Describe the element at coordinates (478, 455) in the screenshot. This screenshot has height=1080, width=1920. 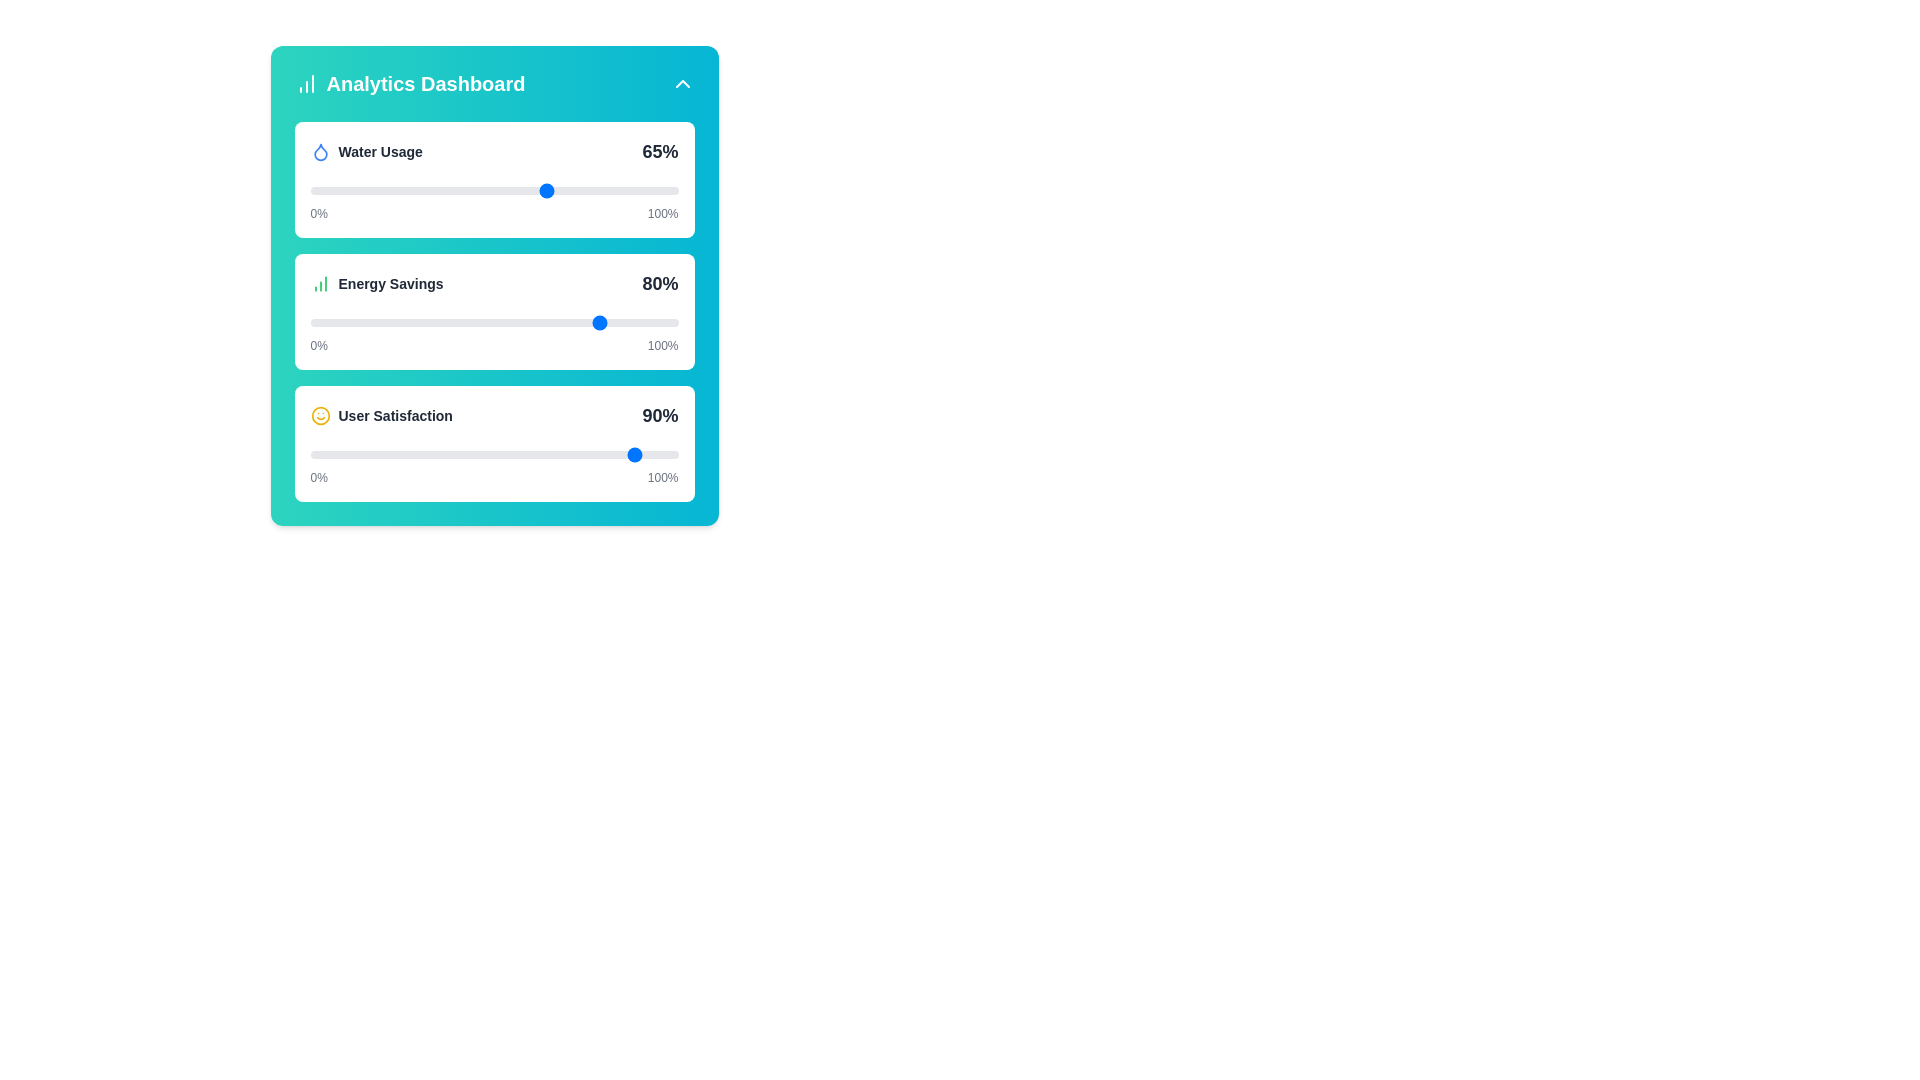
I see `user satisfaction` at that location.